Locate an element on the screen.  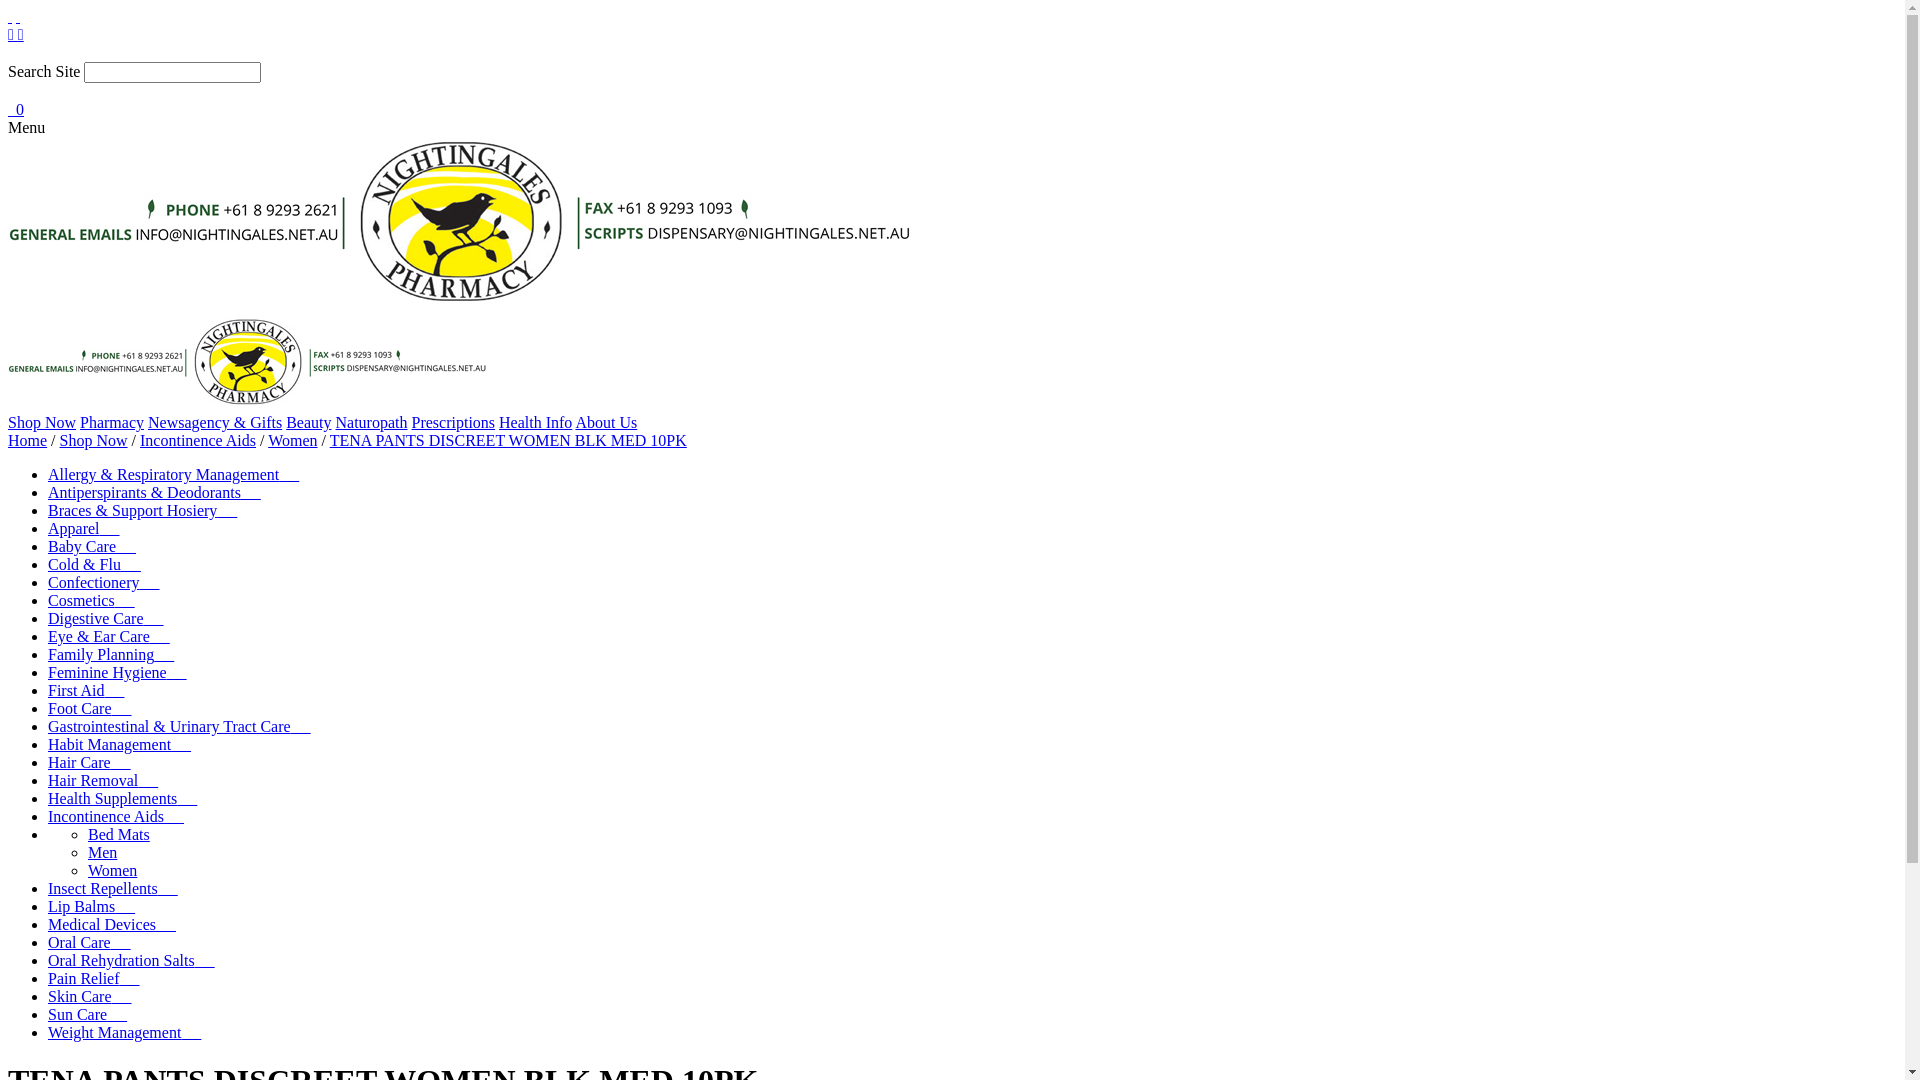
'Cold & Flu     ' is located at coordinates (93, 564).